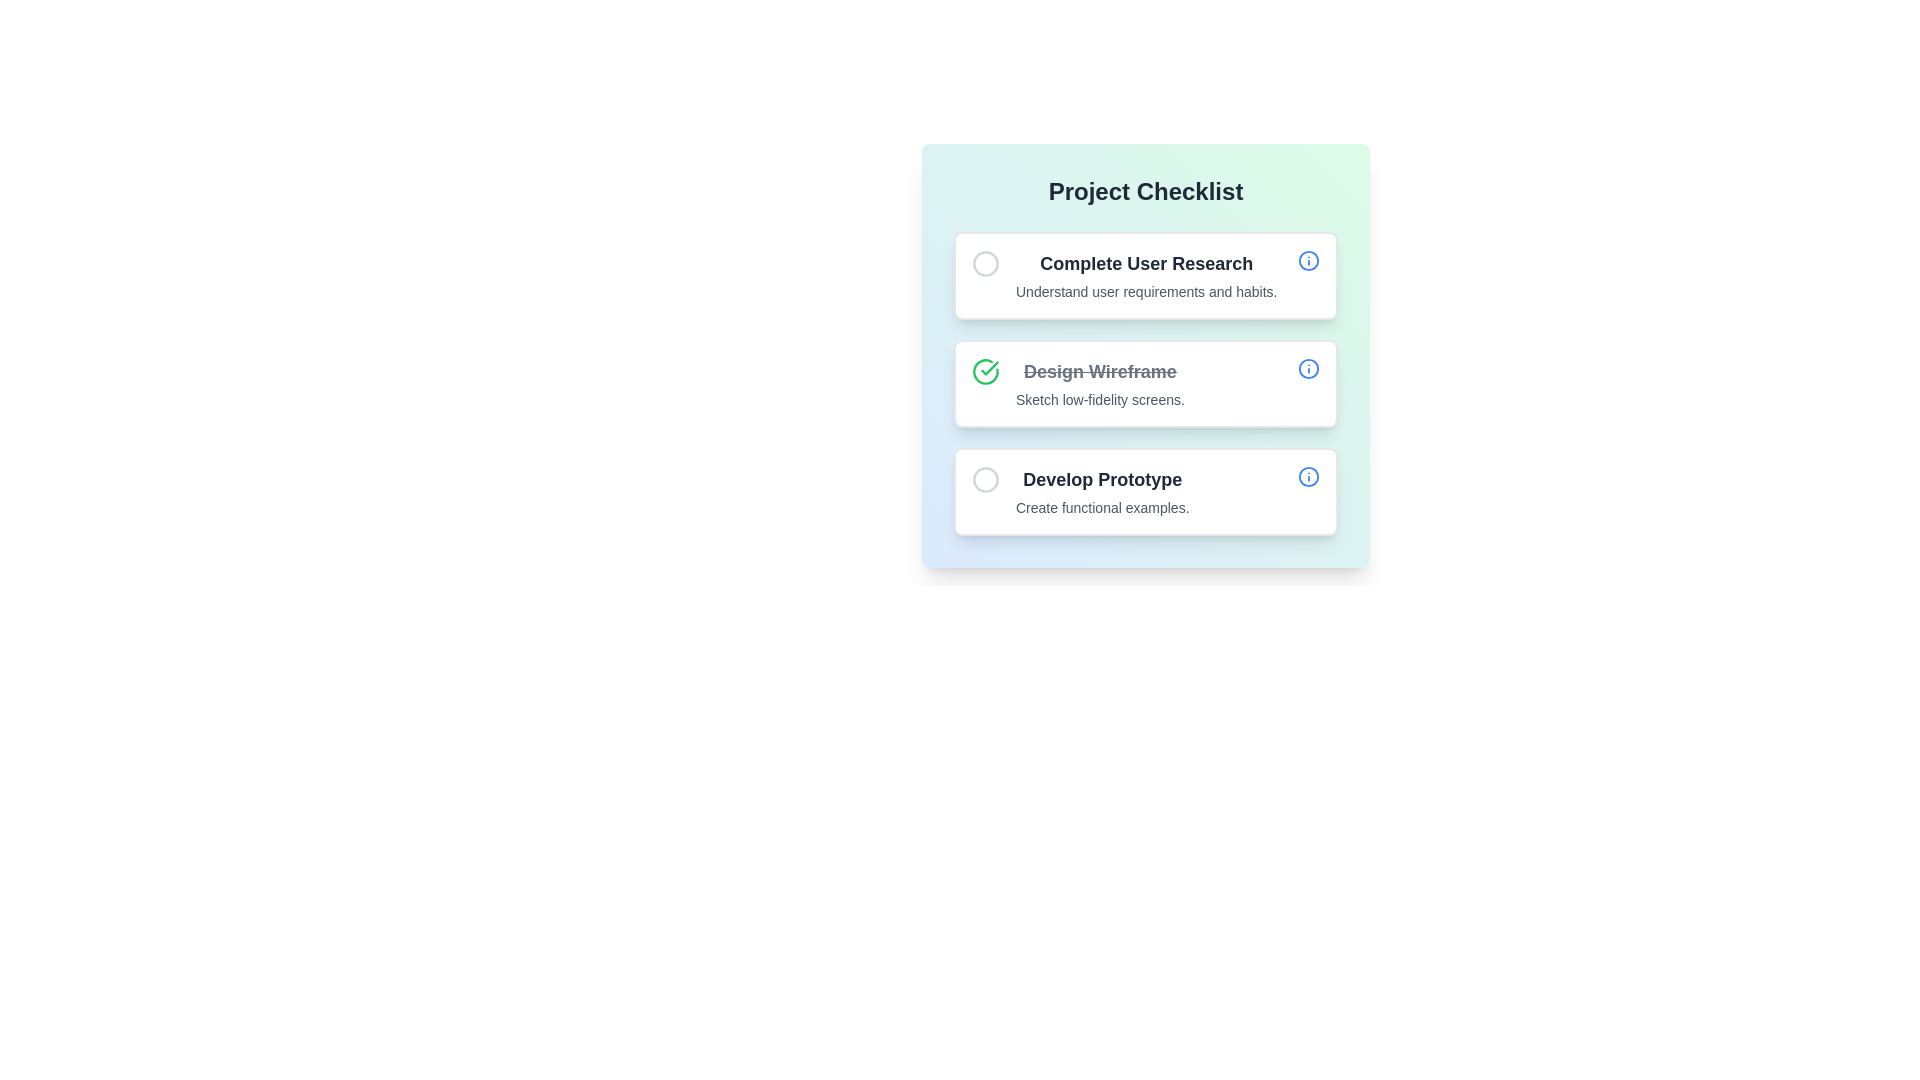  I want to click on the visual changes of the light gray outlined circle located within the third item of the 'Develop Prototype' vertical list, so click(985, 479).